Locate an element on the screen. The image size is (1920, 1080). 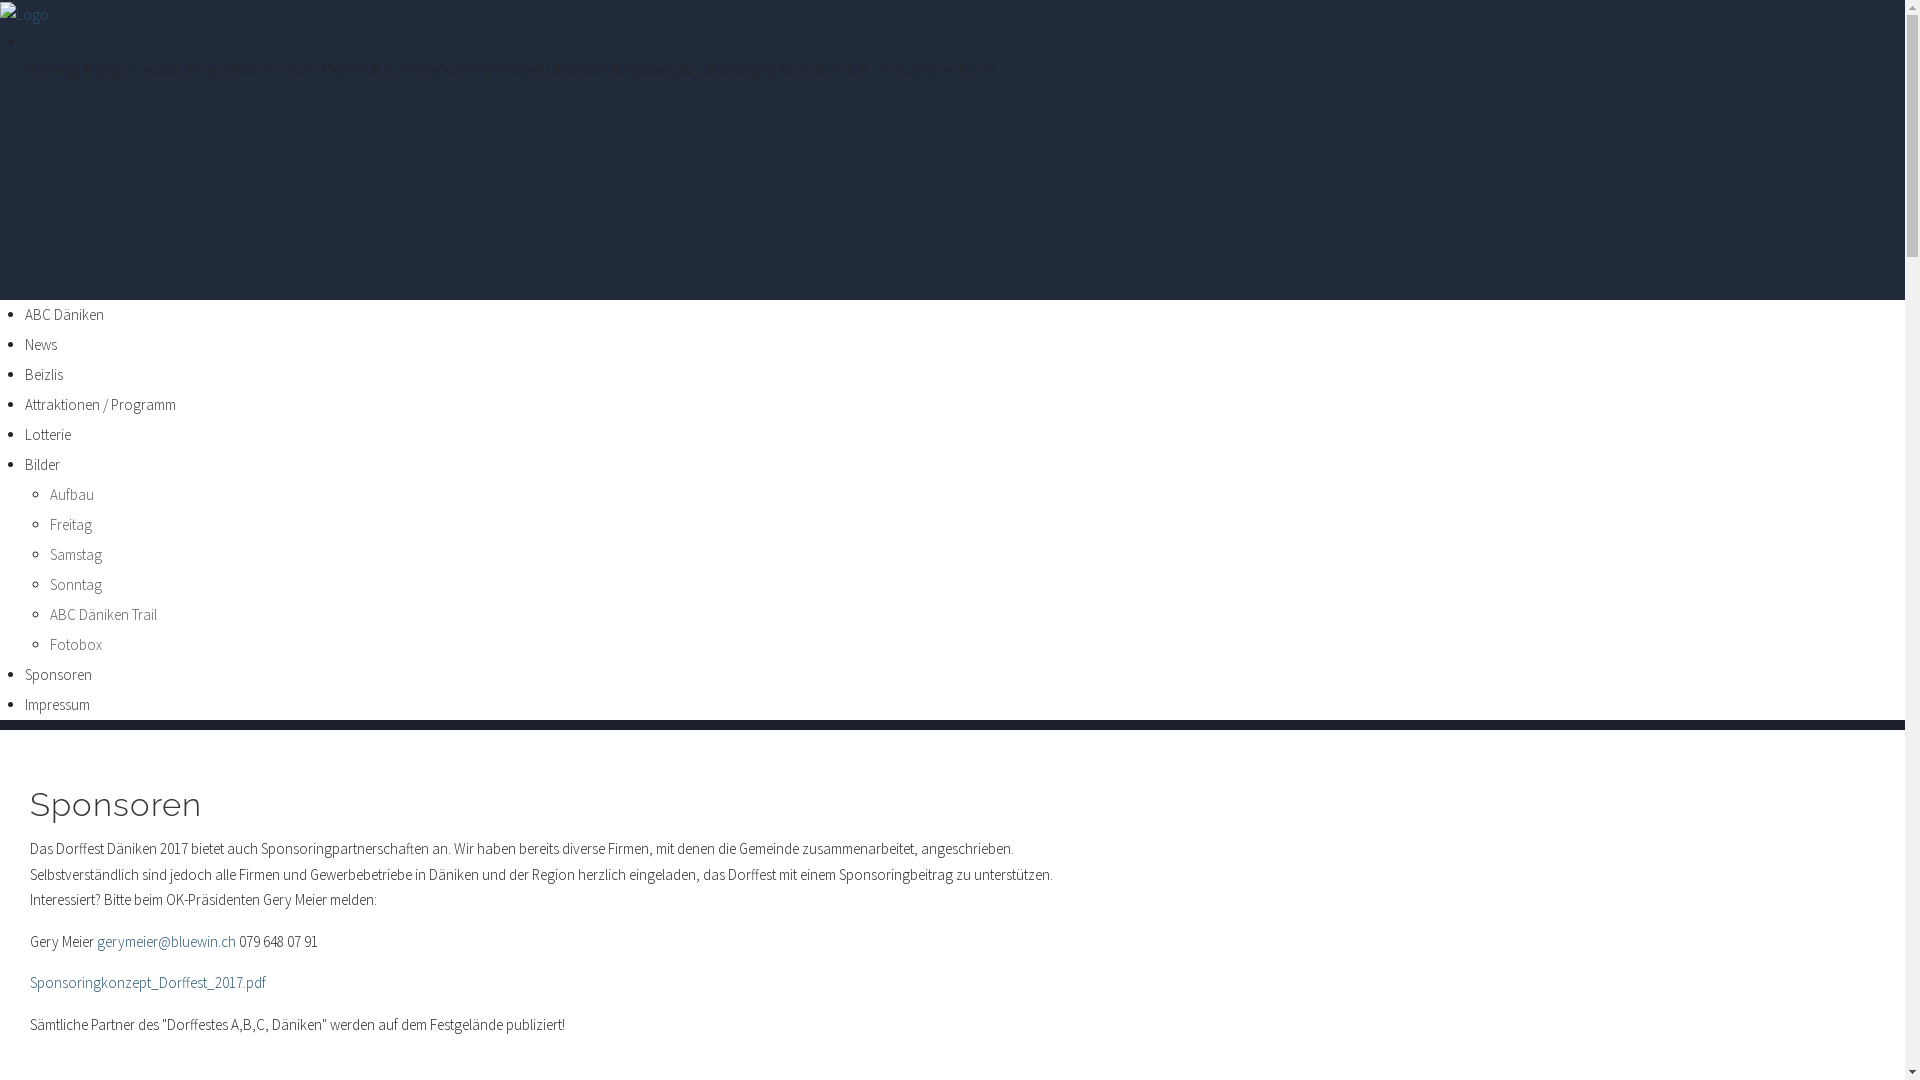
'Samstag' is located at coordinates (76, 554).